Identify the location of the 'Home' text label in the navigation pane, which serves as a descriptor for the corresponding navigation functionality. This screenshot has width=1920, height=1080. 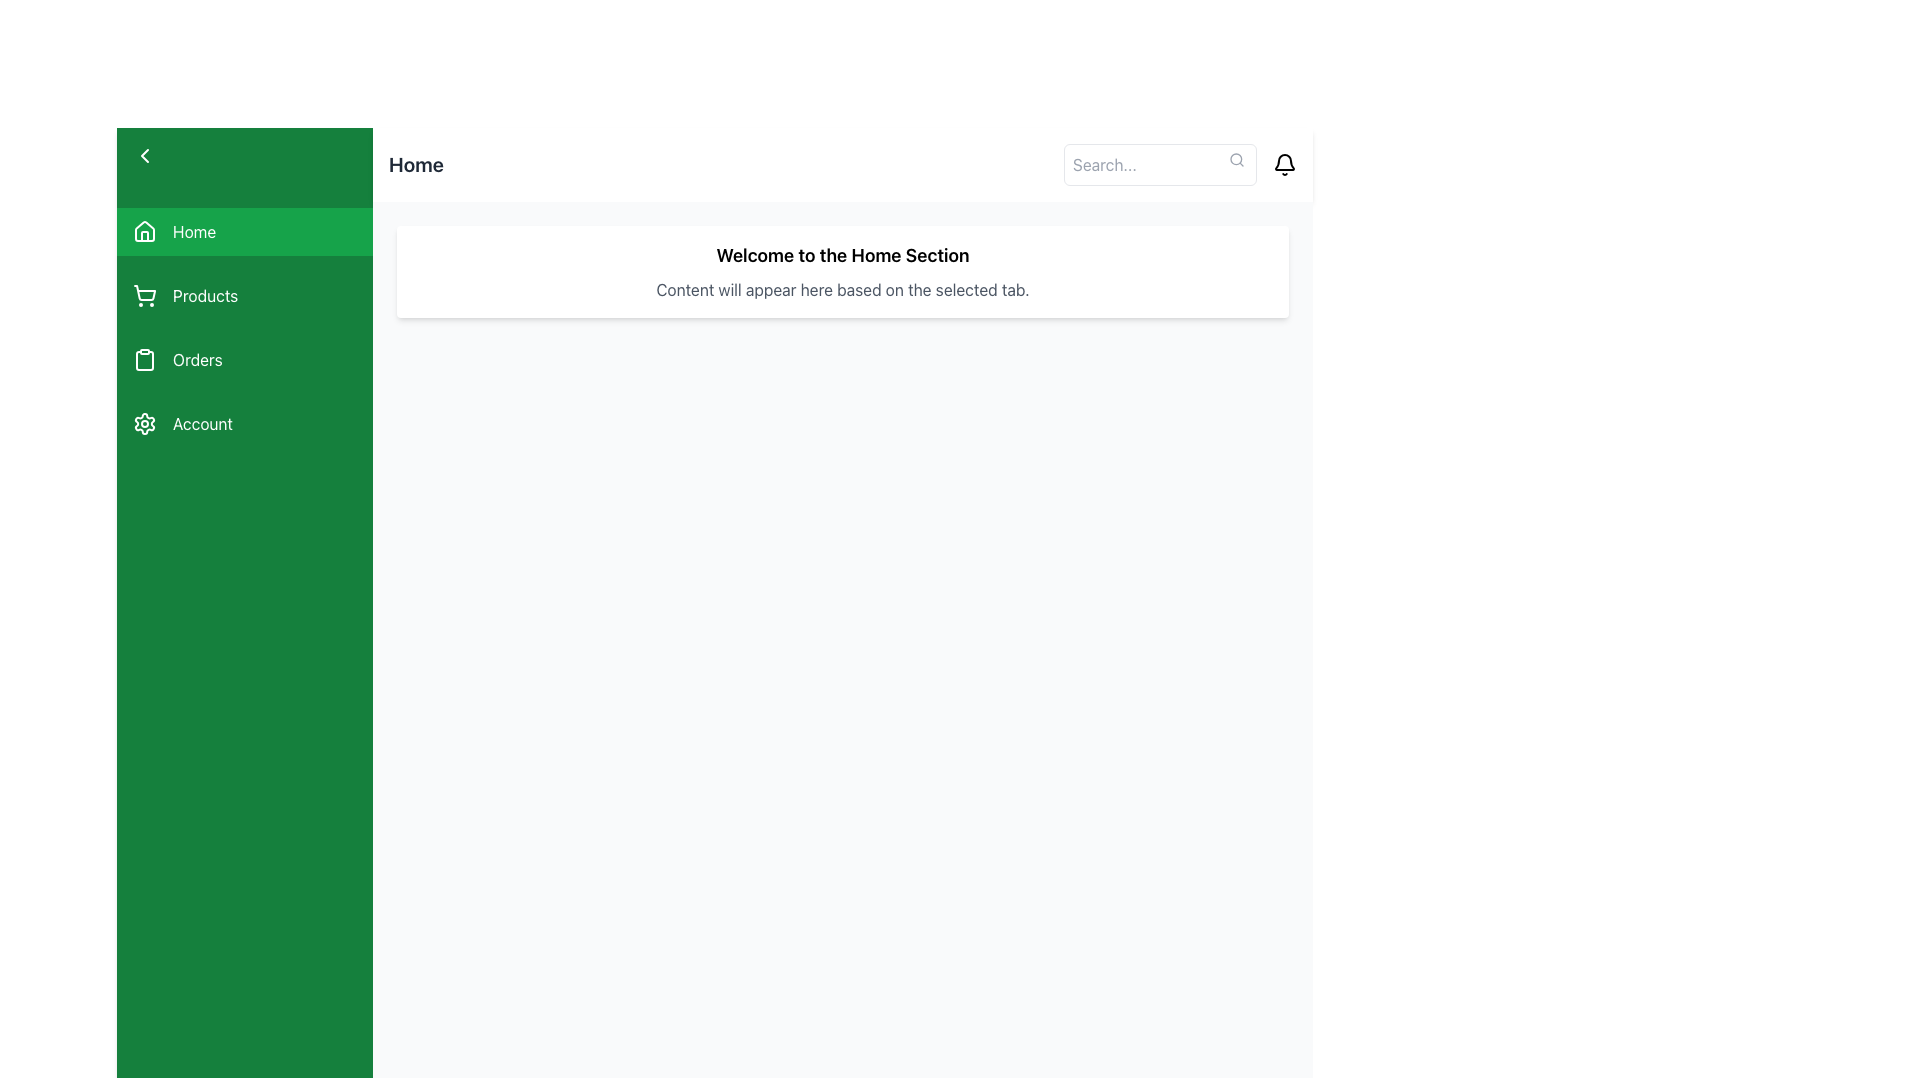
(194, 230).